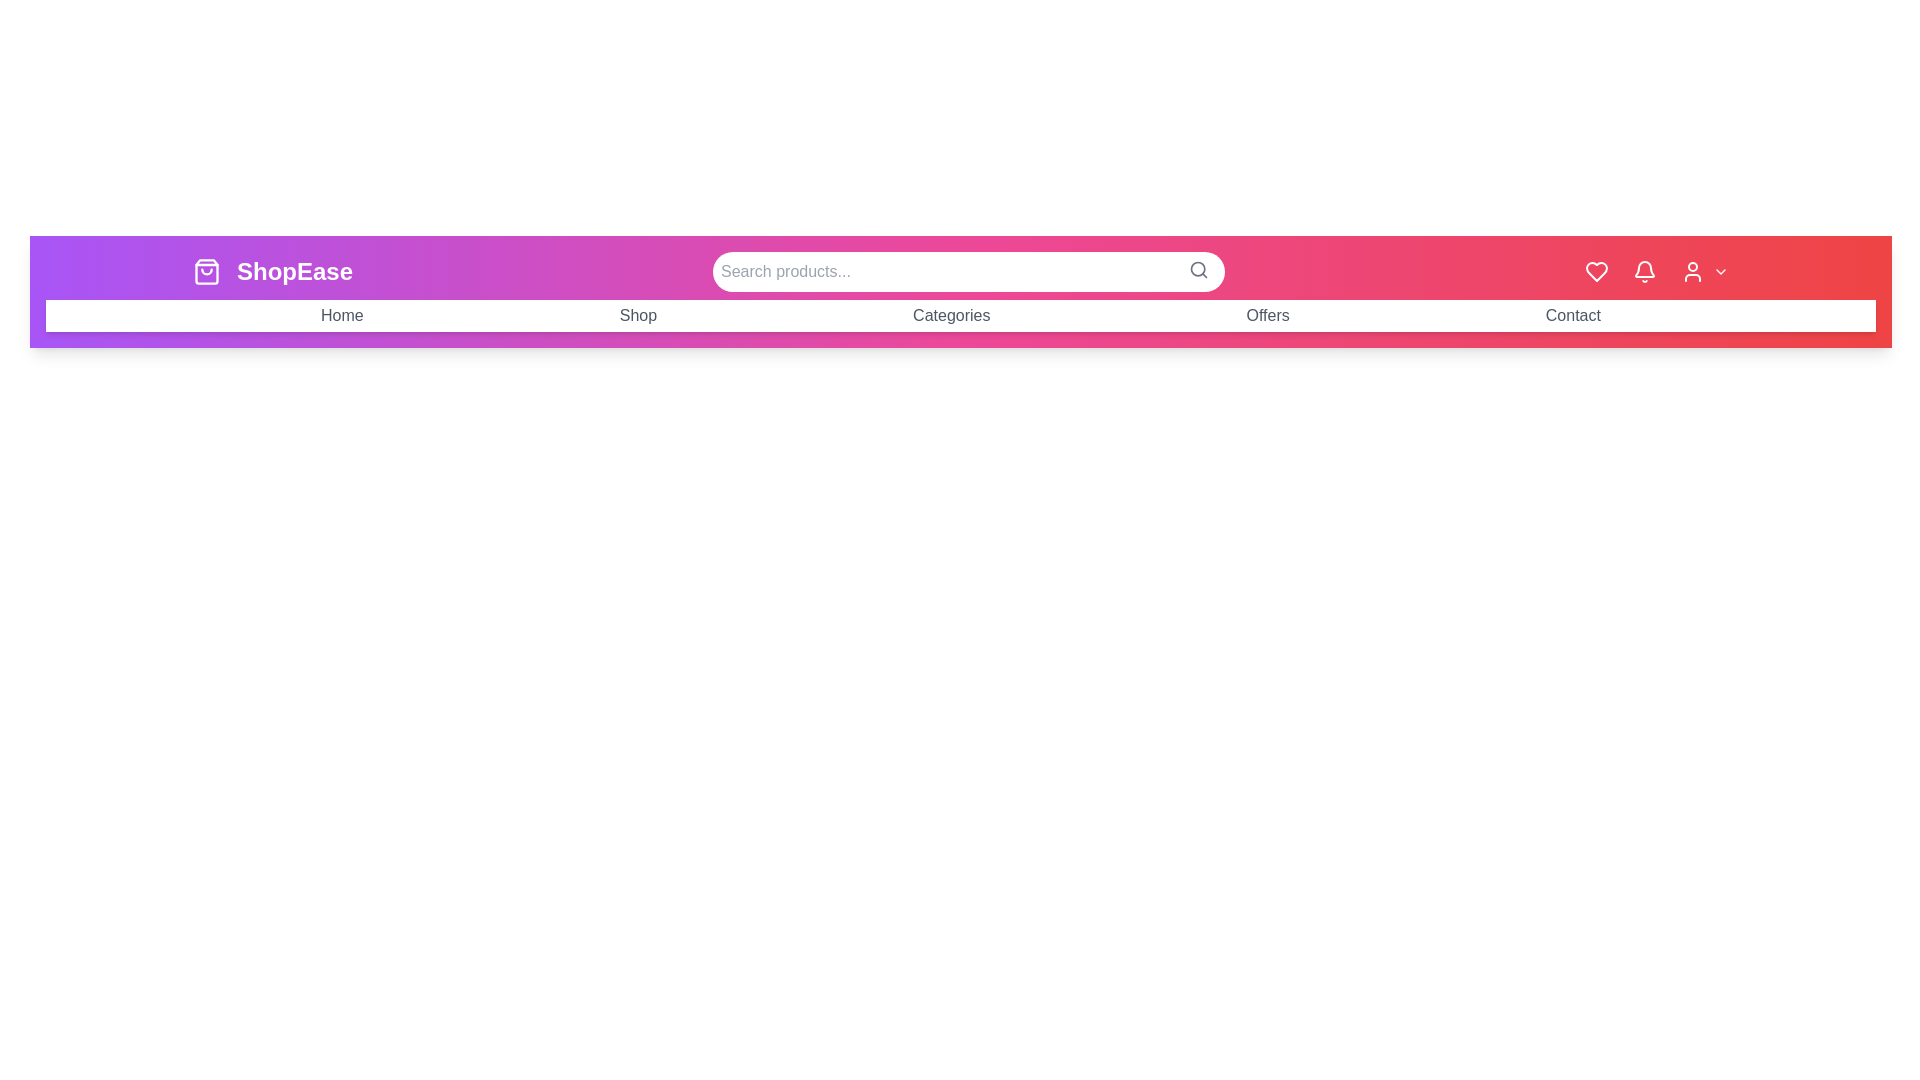 The width and height of the screenshot is (1920, 1080). Describe the element at coordinates (1645, 272) in the screenshot. I see `the bell icon in the app bar` at that location.